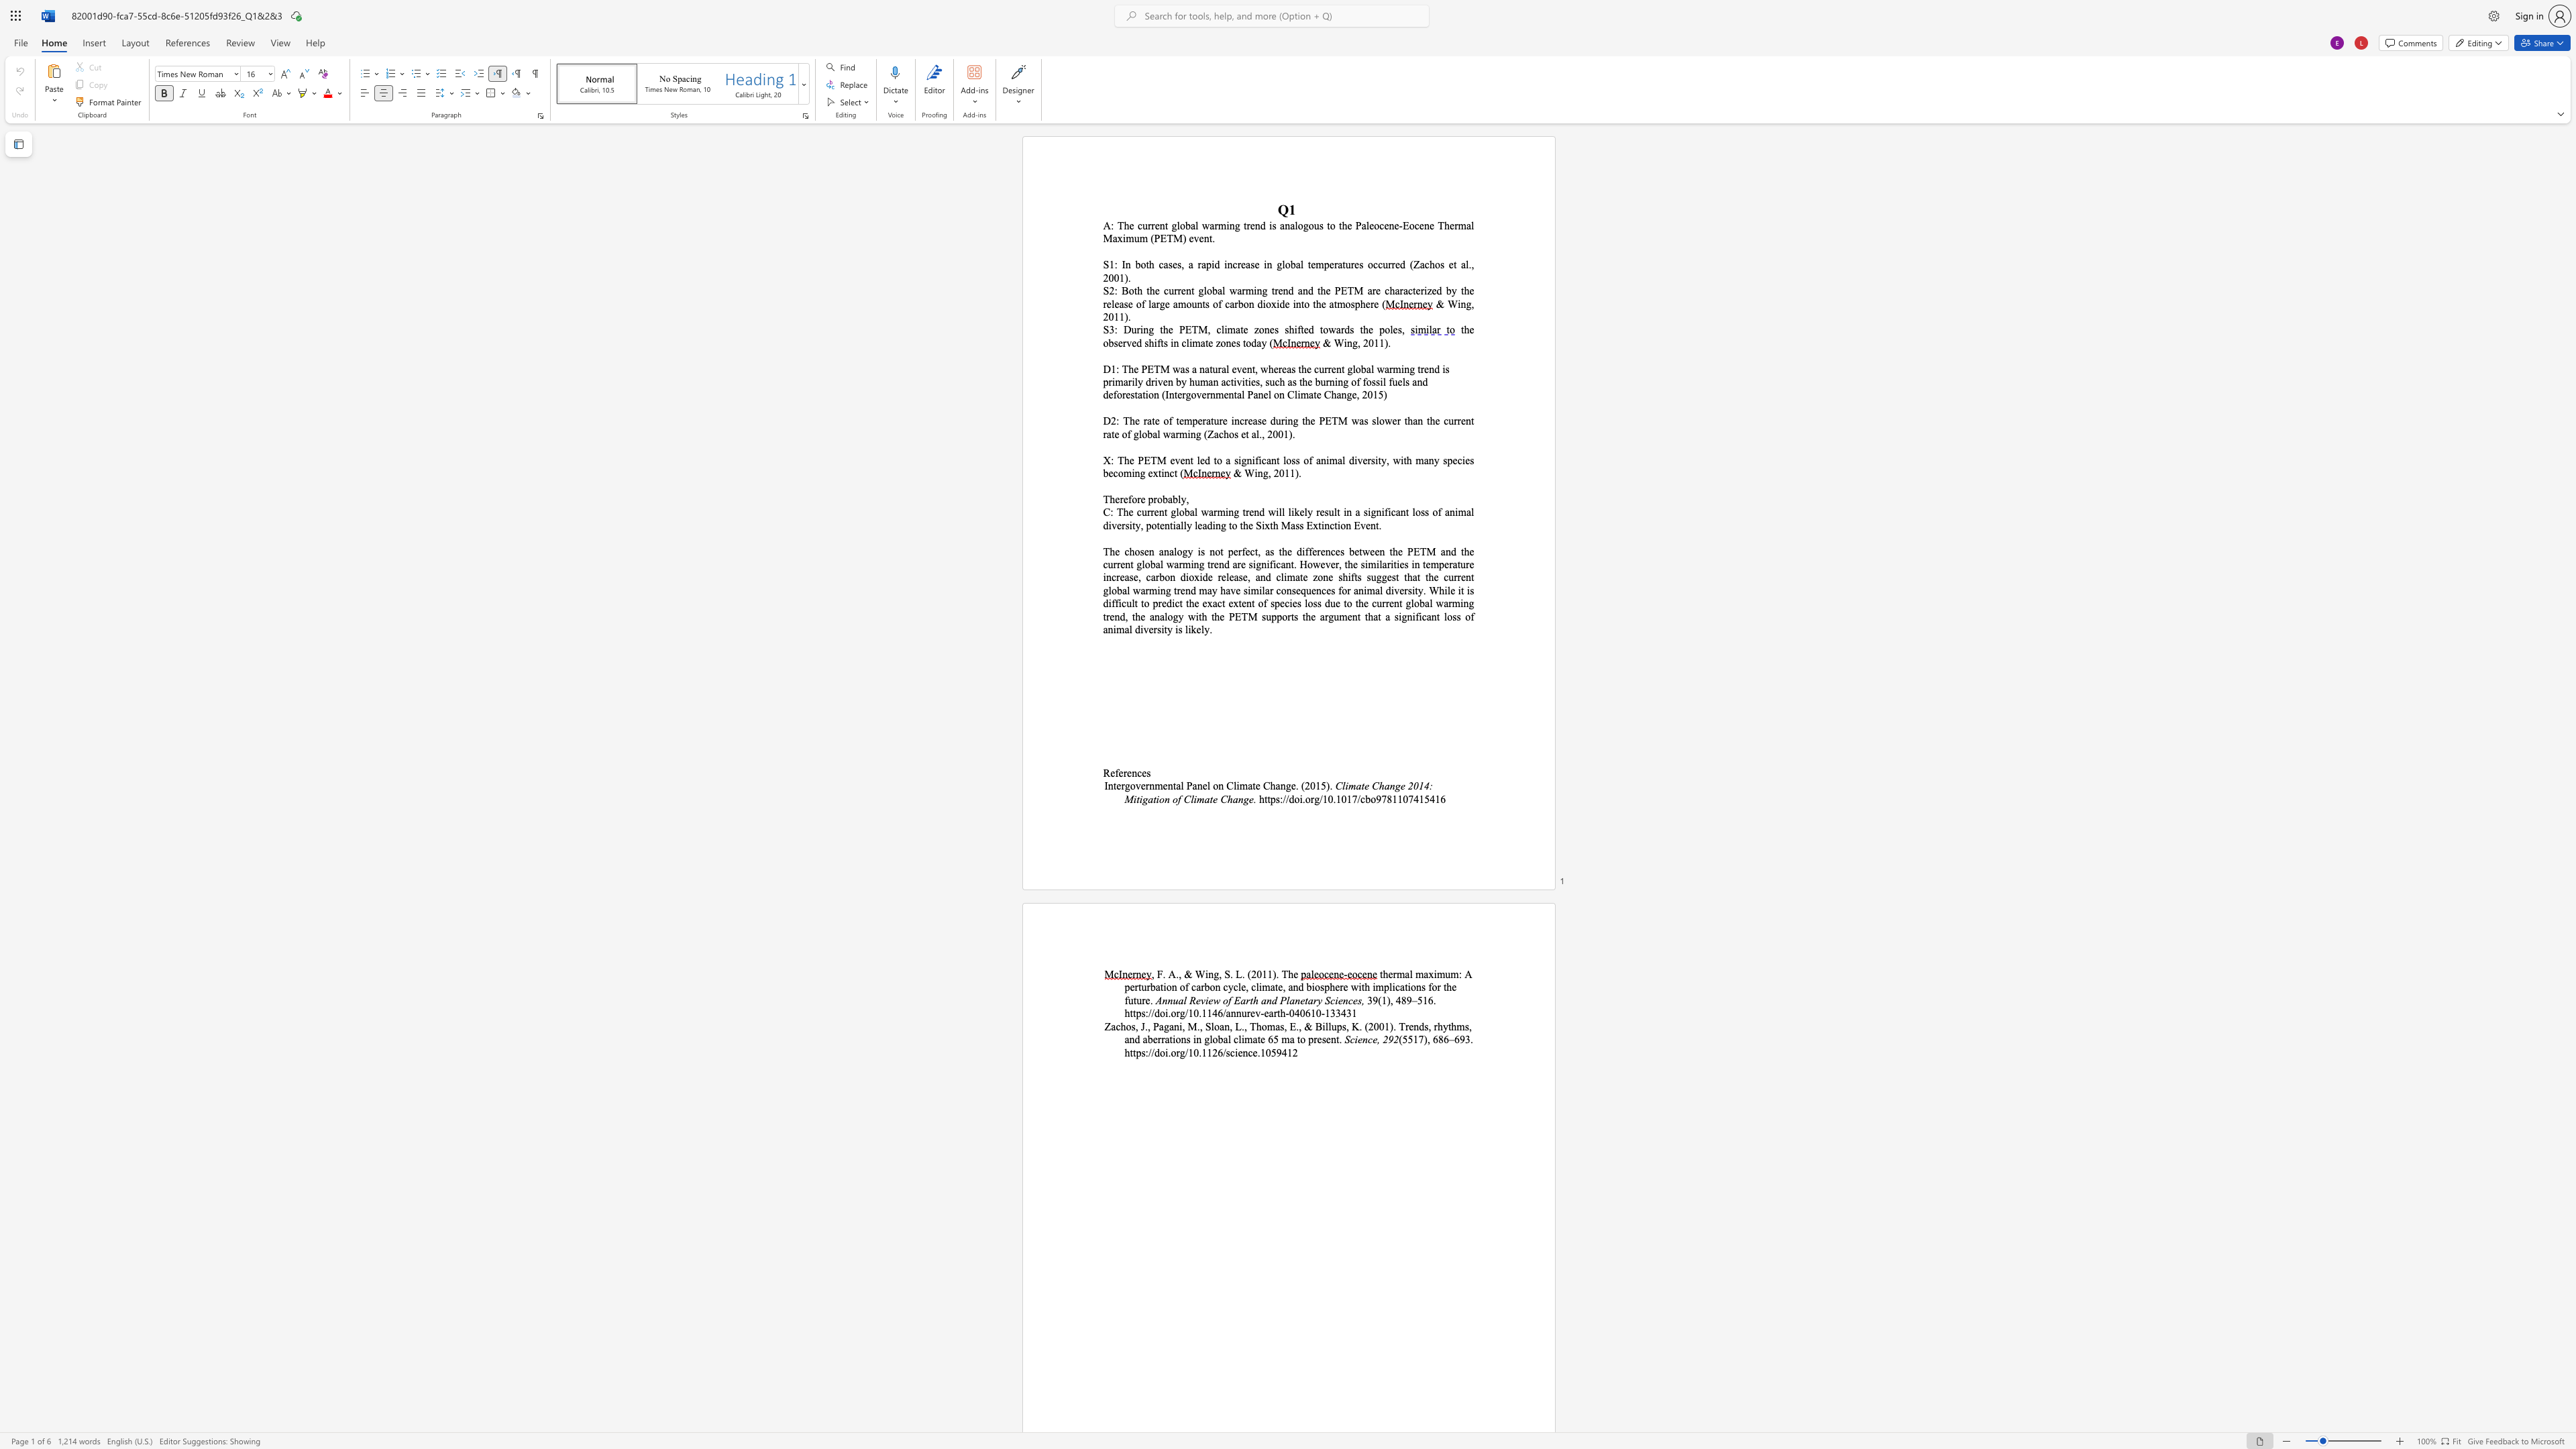 The width and height of the screenshot is (2576, 1449). What do you see at coordinates (1254, 433) in the screenshot?
I see `the subset text "l., 2001)" within the text "ncrease during the PETM was slower than the current rate of global warming (Zachos et al., 2001)."` at bounding box center [1254, 433].